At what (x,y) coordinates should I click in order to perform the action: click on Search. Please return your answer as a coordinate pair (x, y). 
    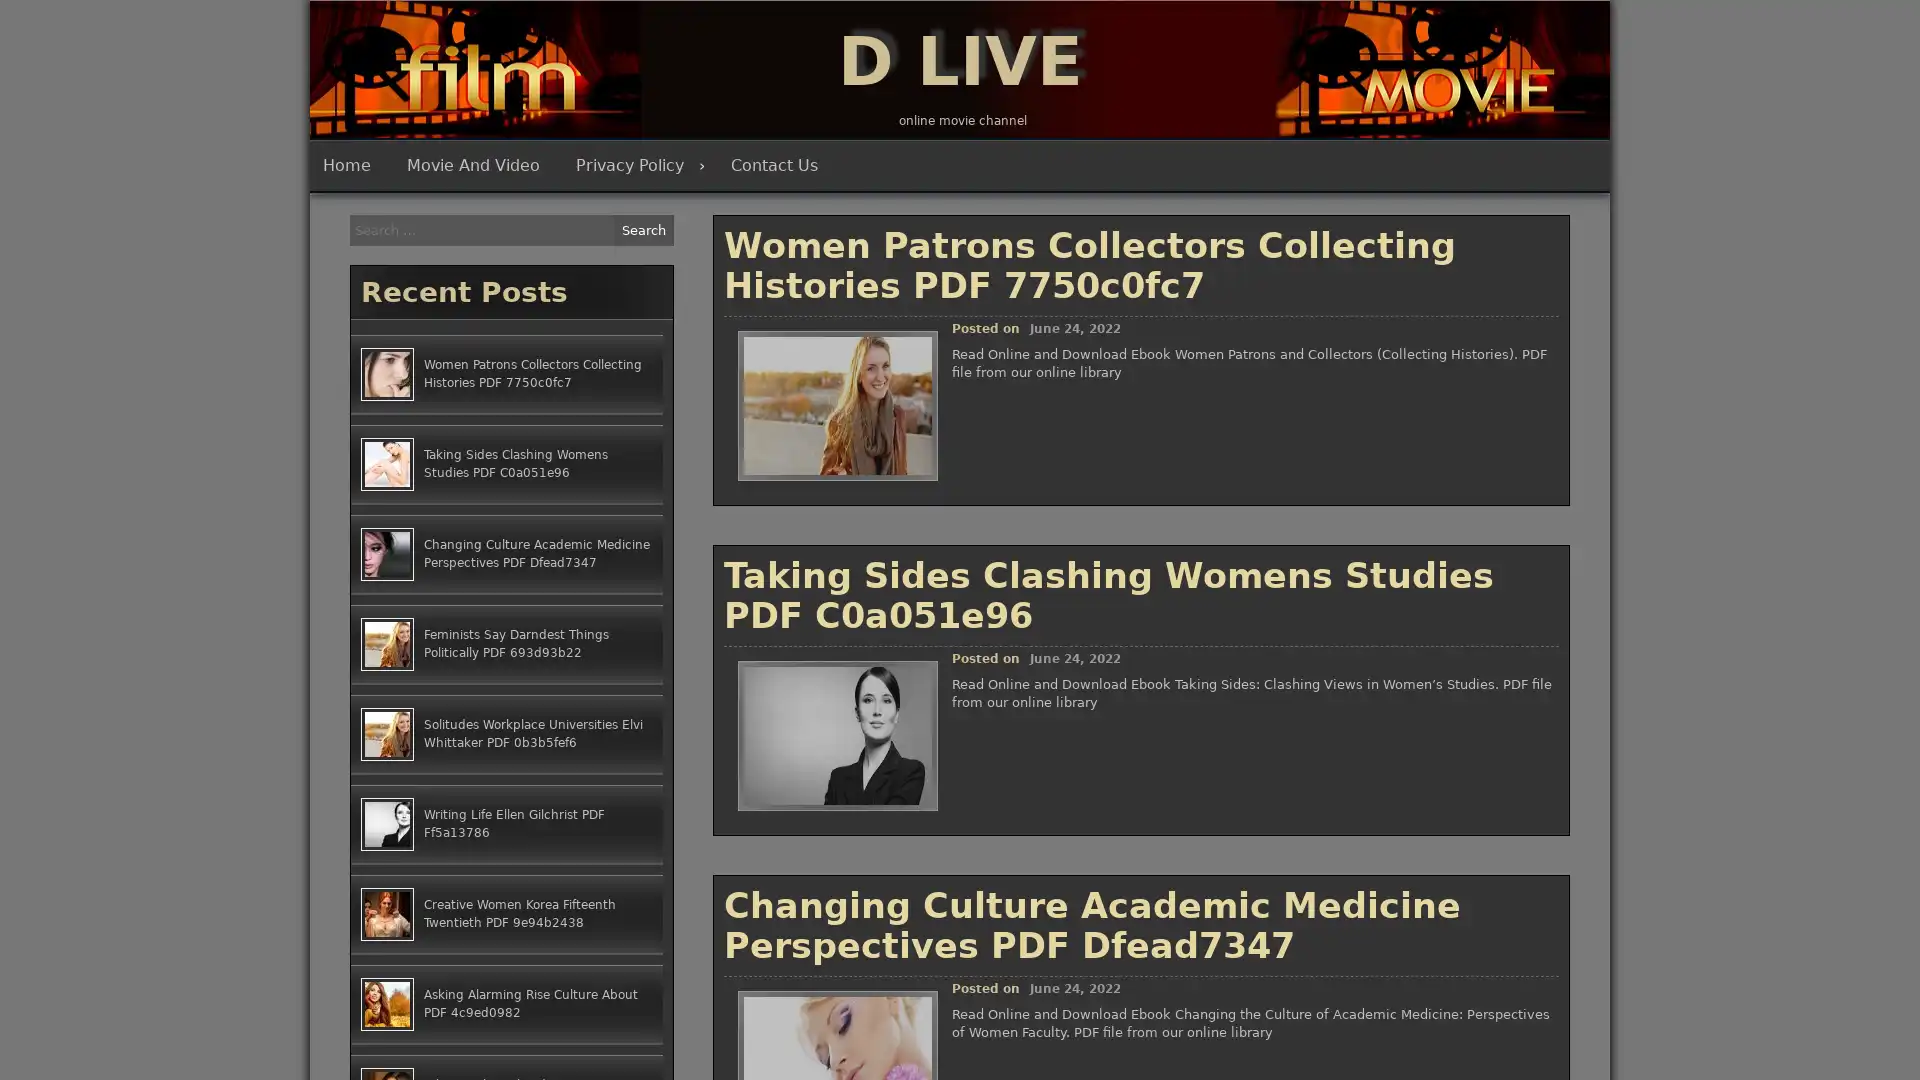
    Looking at the image, I should click on (643, 229).